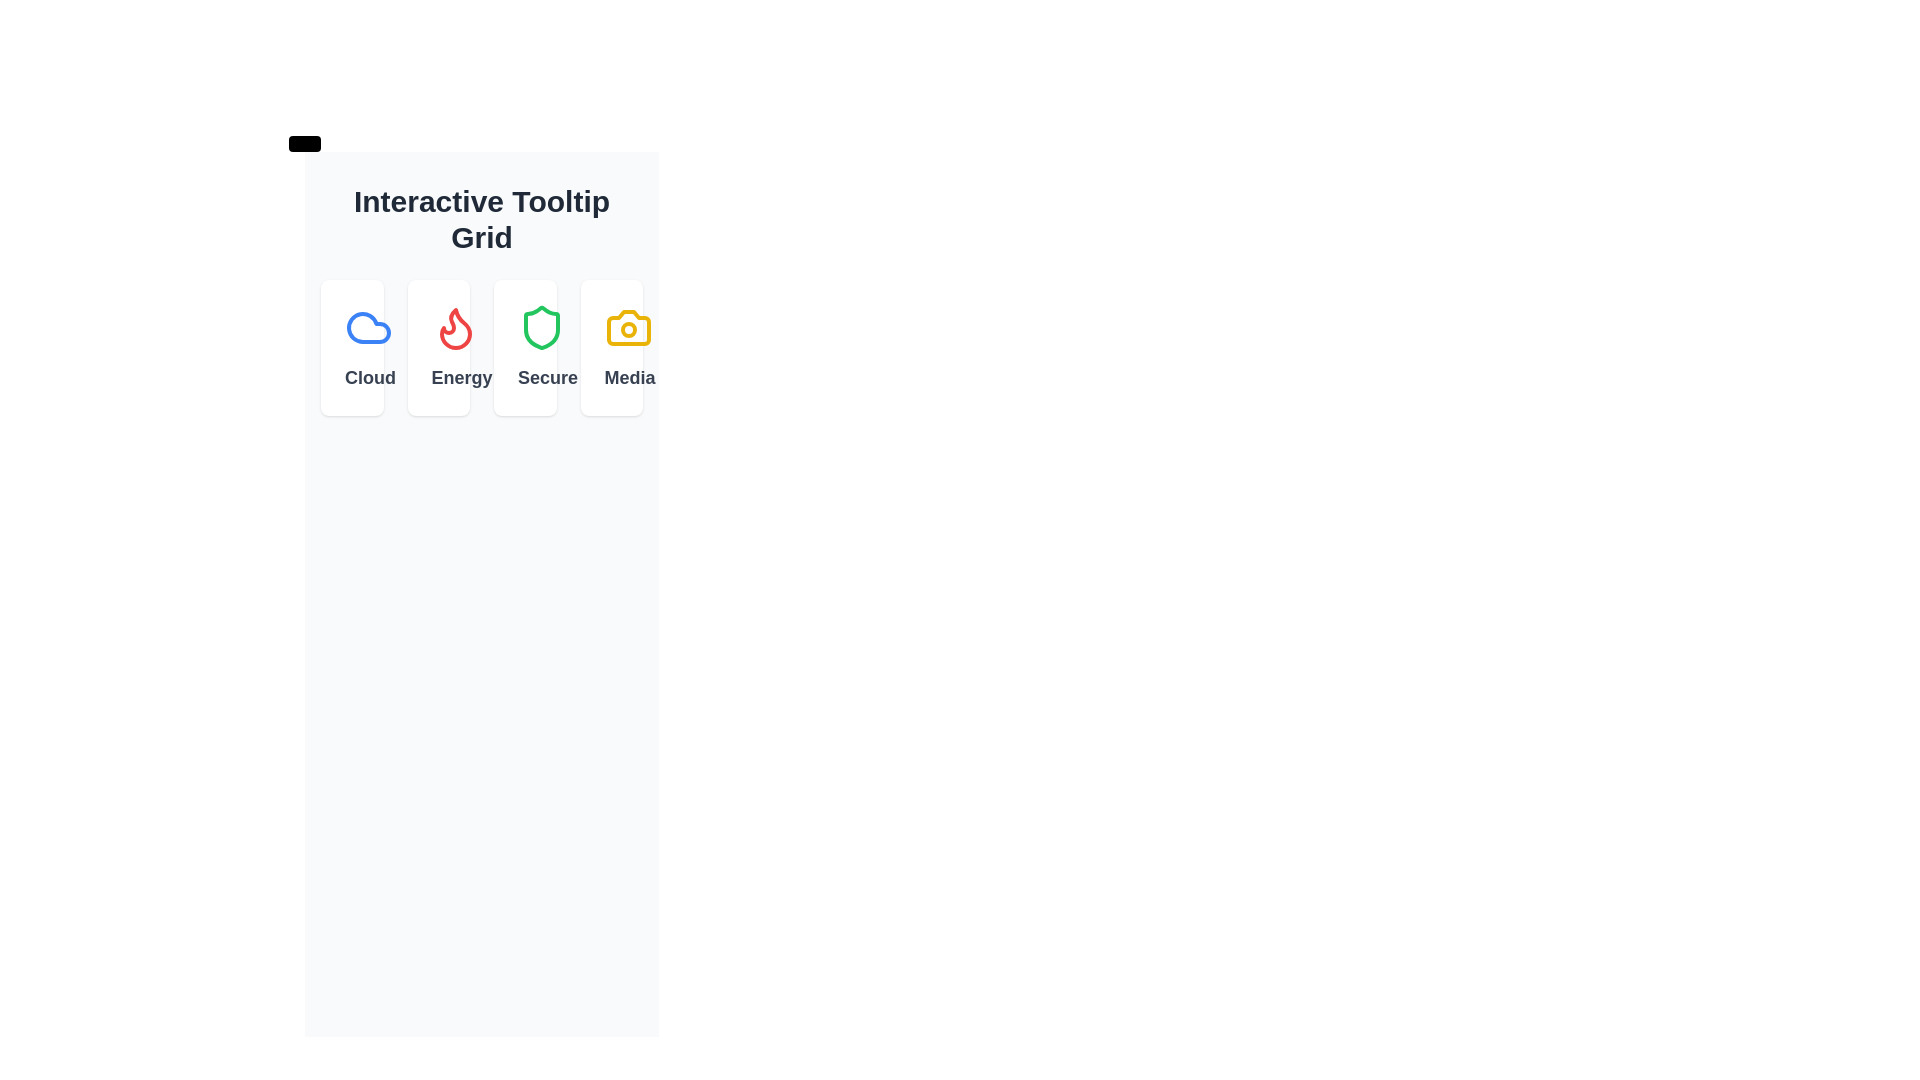  What do you see at coordinates (627, 326) in the screenshot?
I see `the camera icon outlined in thick yellow lines that represents the 'Media' option in the user interface` at bounding box center [627, 326].